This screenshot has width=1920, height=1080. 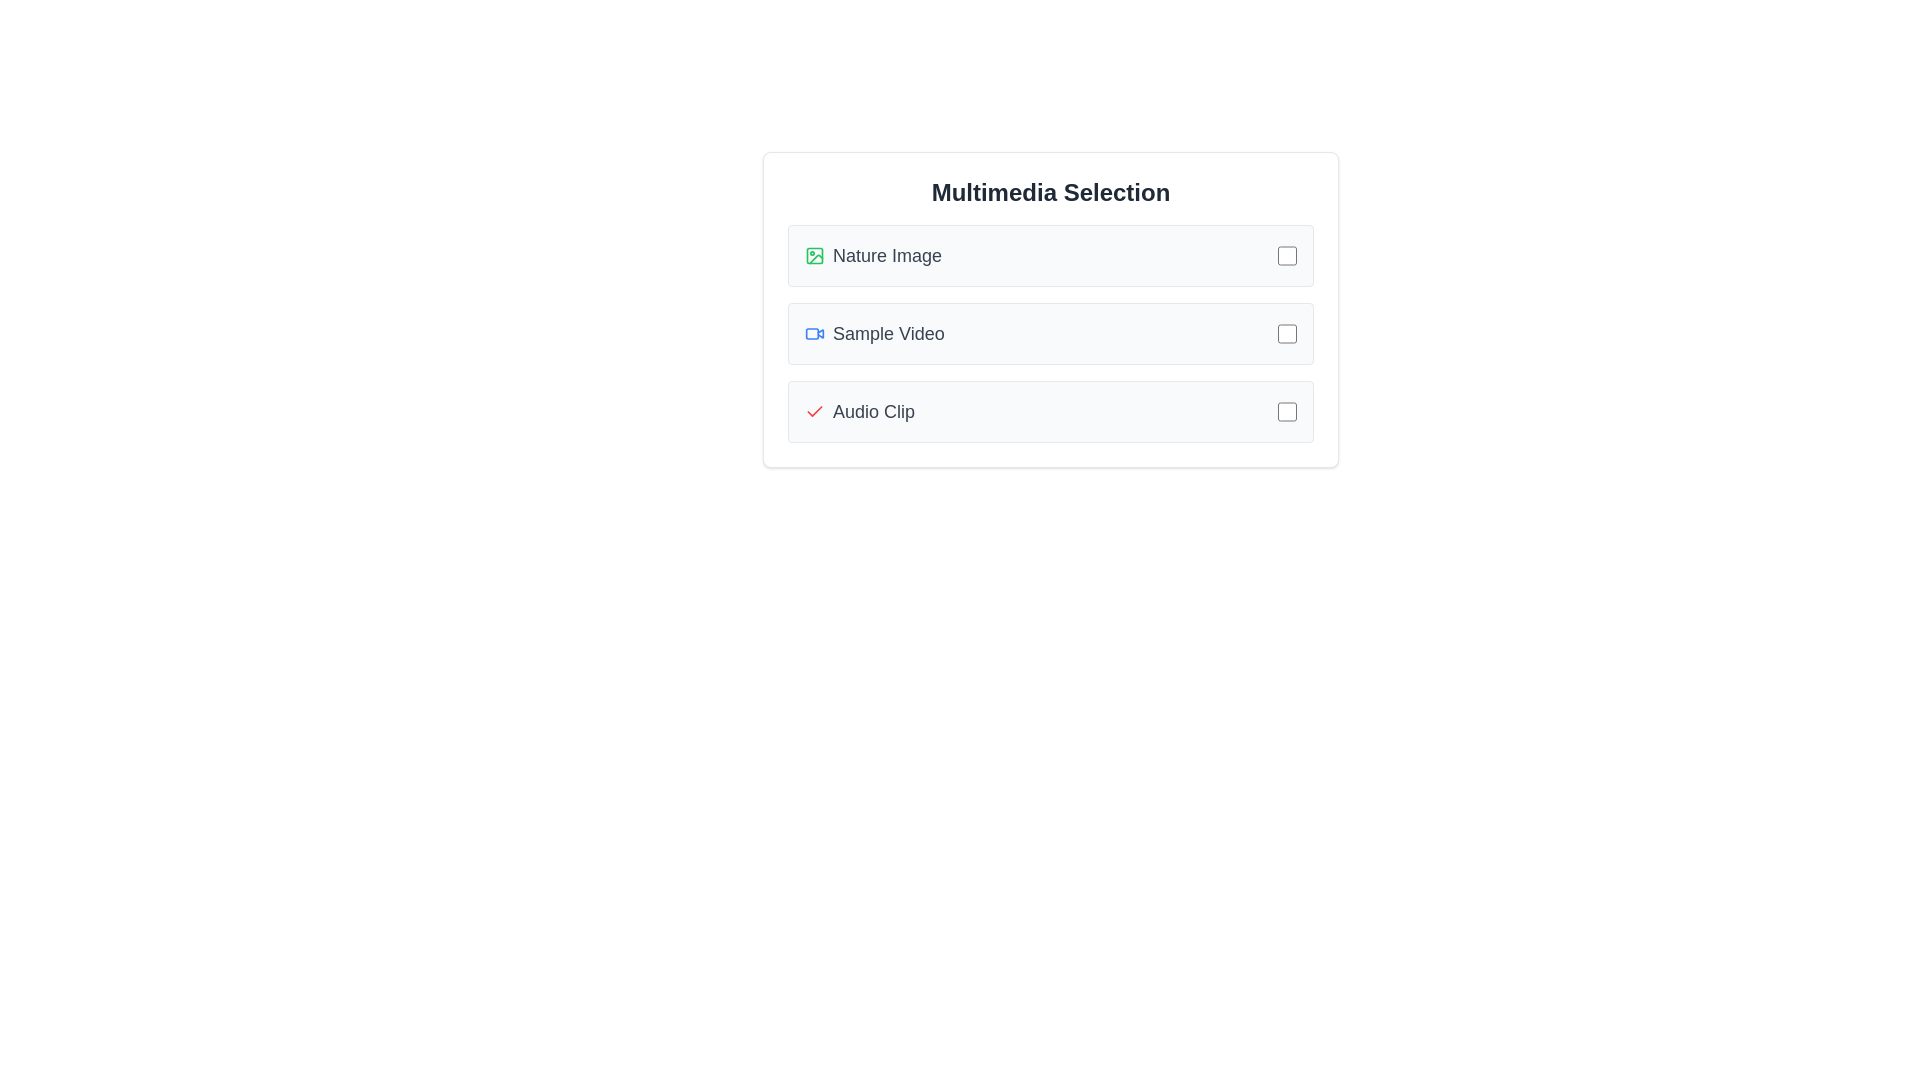 What do you see at coordinates (815, 411) in the screenshot?
I see `the checkmark icon that indicates the active selection of the 'Audio Clip' option, located to the left of the 'Audio Clip' text label` at bounding box center [815, 411].